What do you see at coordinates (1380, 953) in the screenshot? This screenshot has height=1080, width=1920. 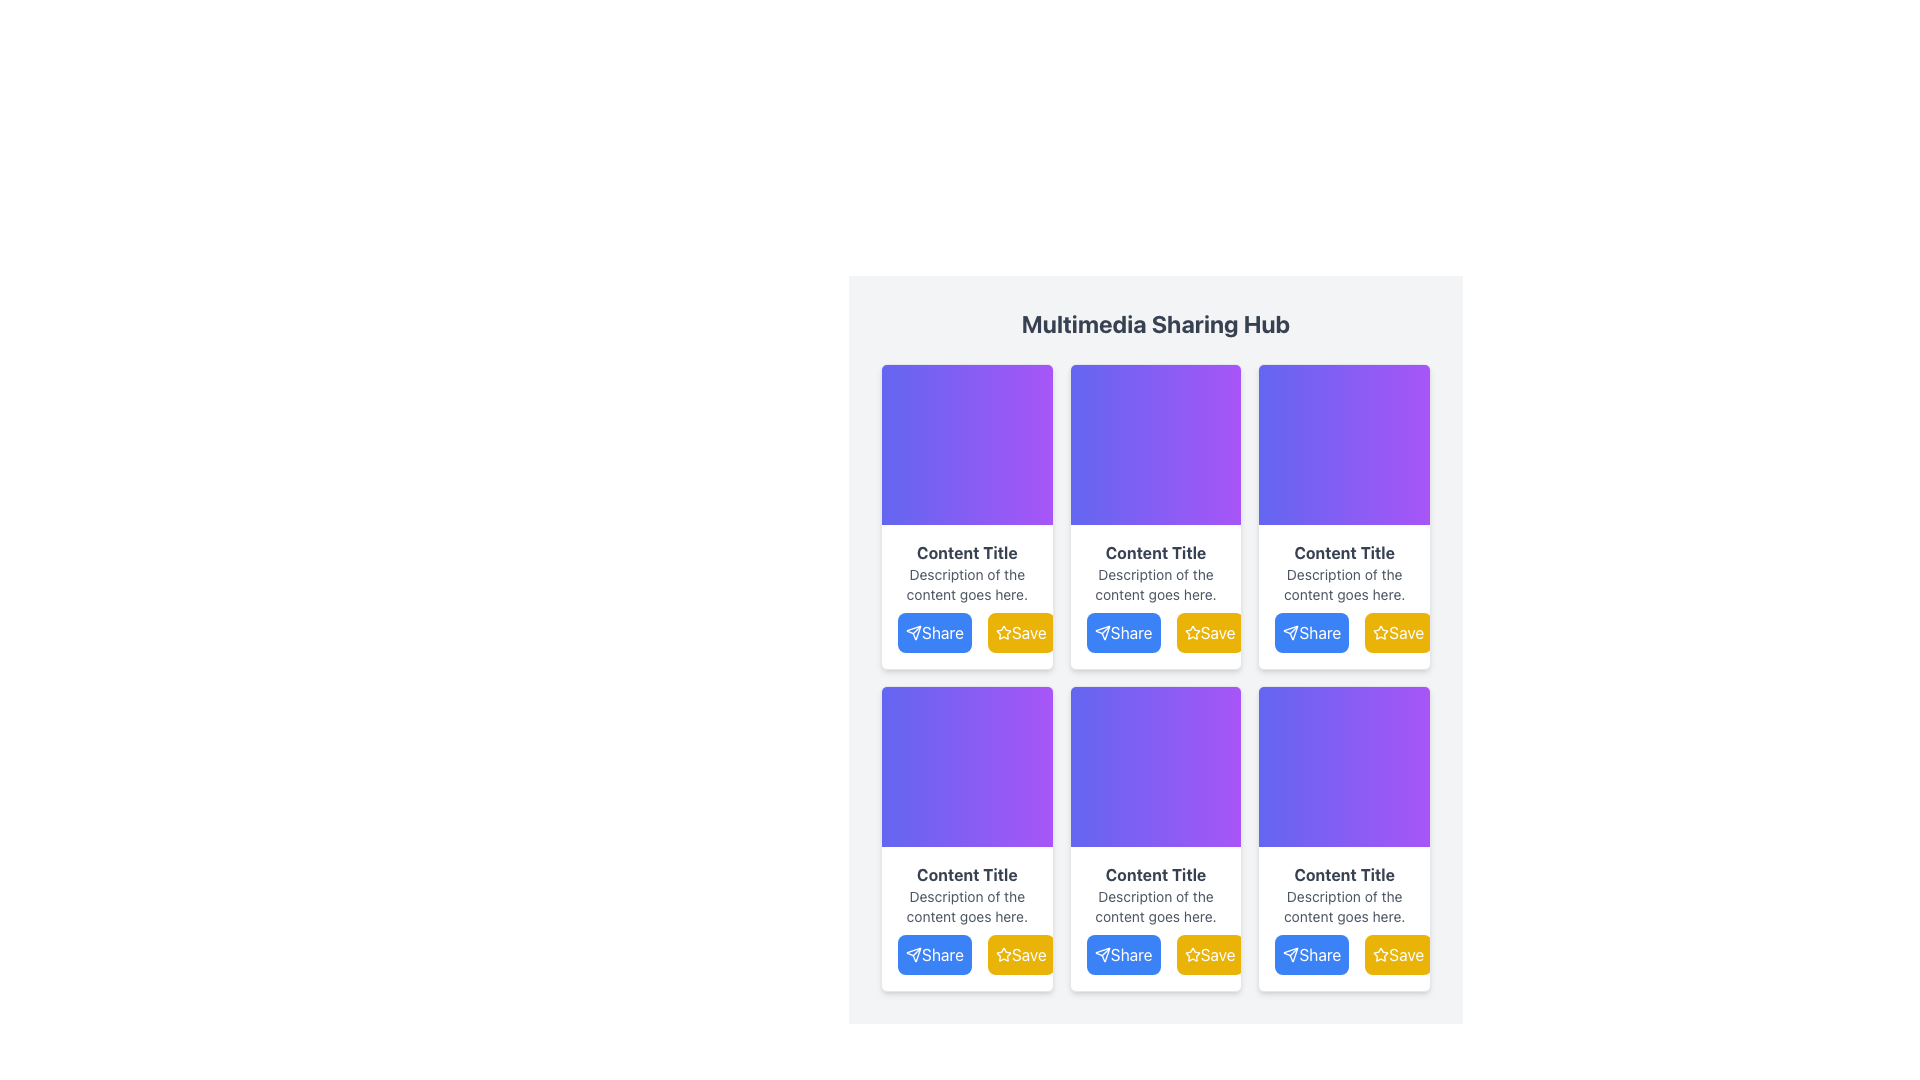 I see `the star icon located within the 'Save' button in the bottom-right card of the grid` at bounding box center [1380, 953].